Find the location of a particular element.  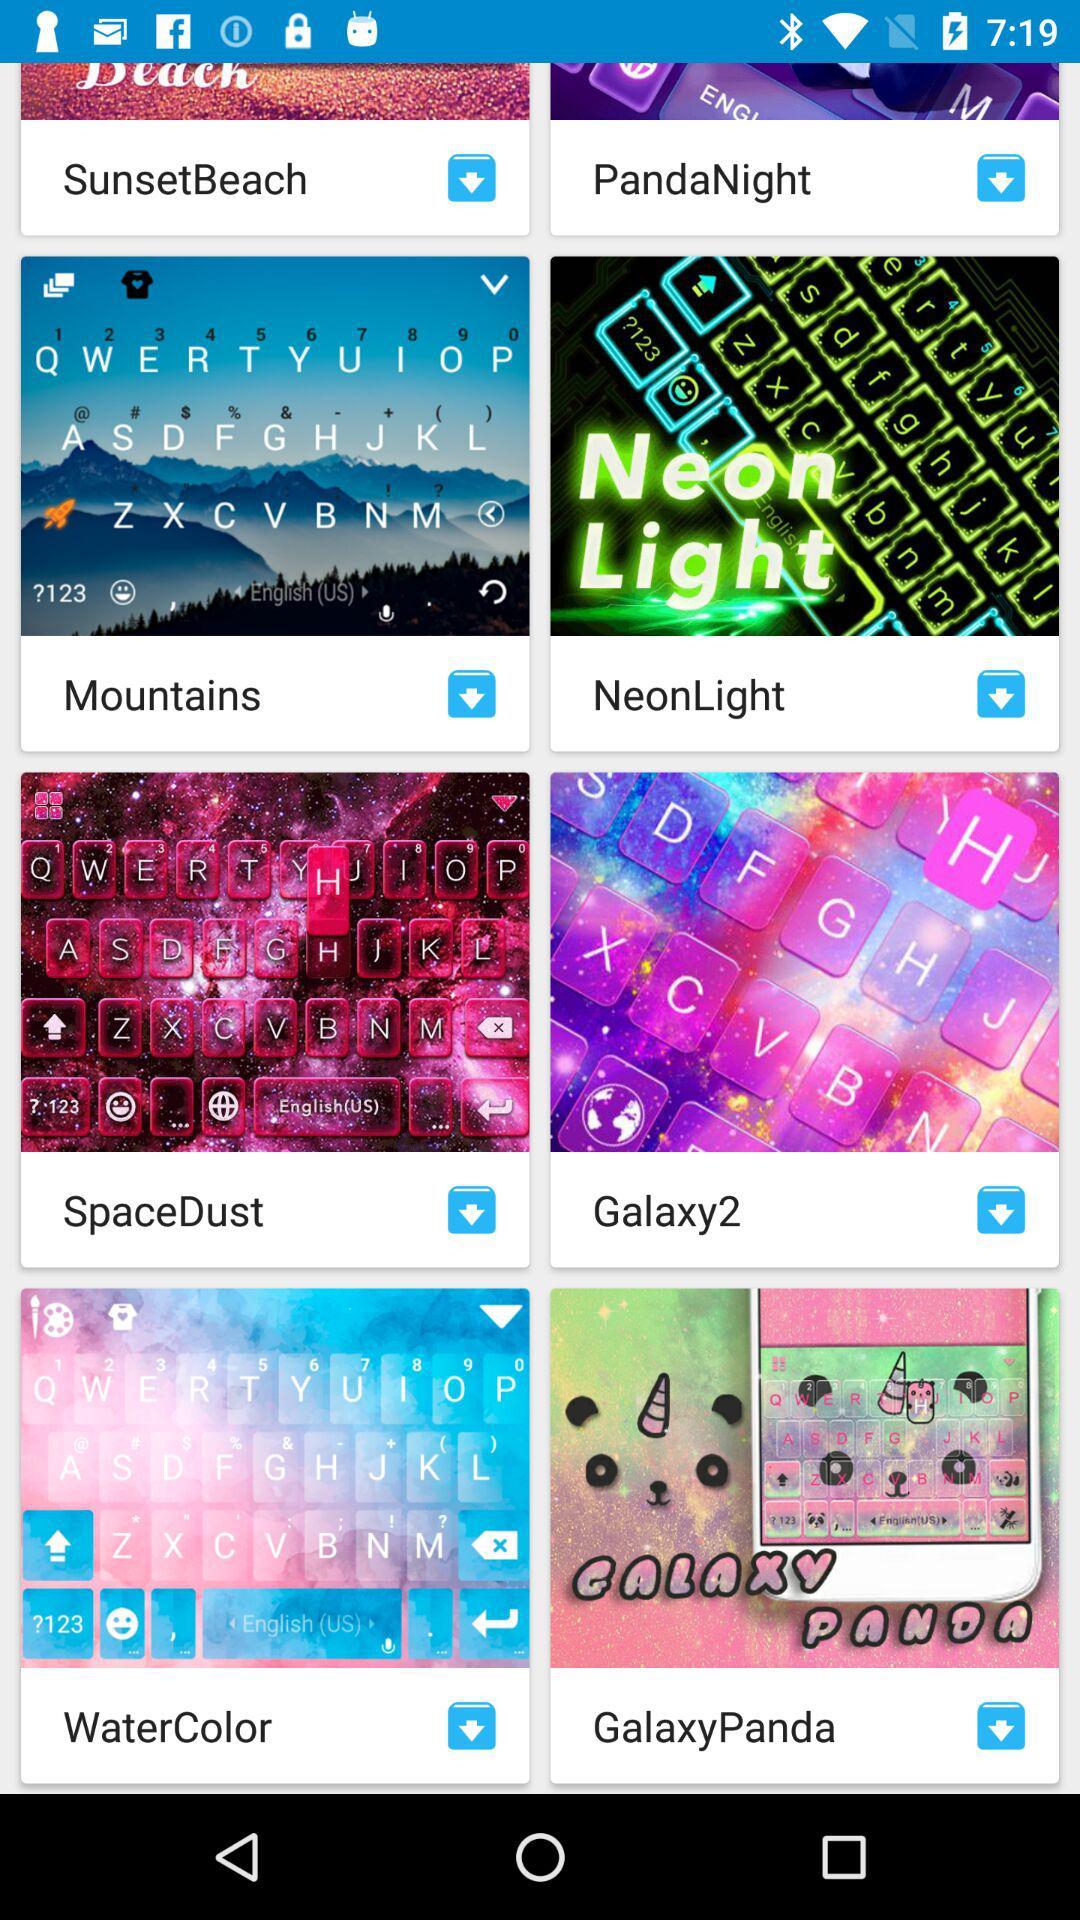

download skin is located at coordinates (1001, 693).